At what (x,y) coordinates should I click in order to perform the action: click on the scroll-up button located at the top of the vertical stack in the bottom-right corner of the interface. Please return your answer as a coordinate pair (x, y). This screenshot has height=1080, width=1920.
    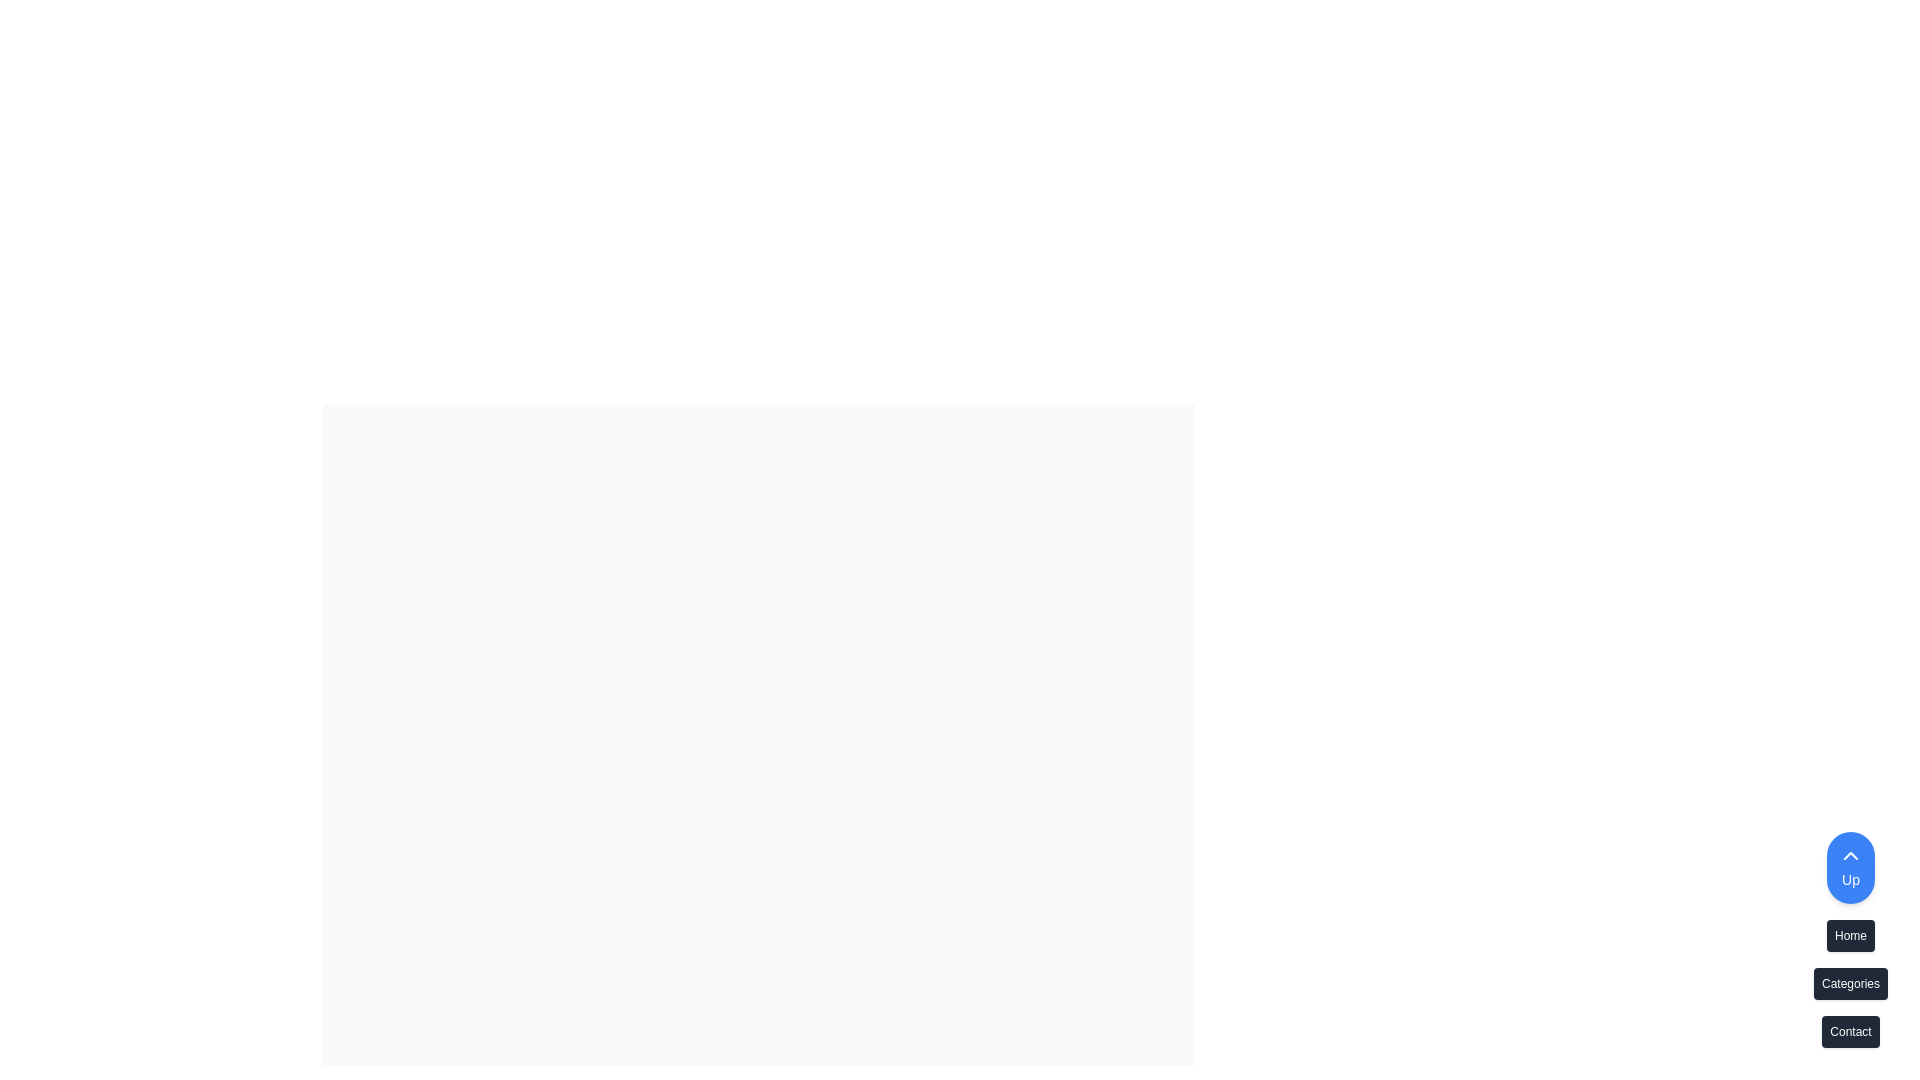
    Looking at the image, I should click on (1850, 866).